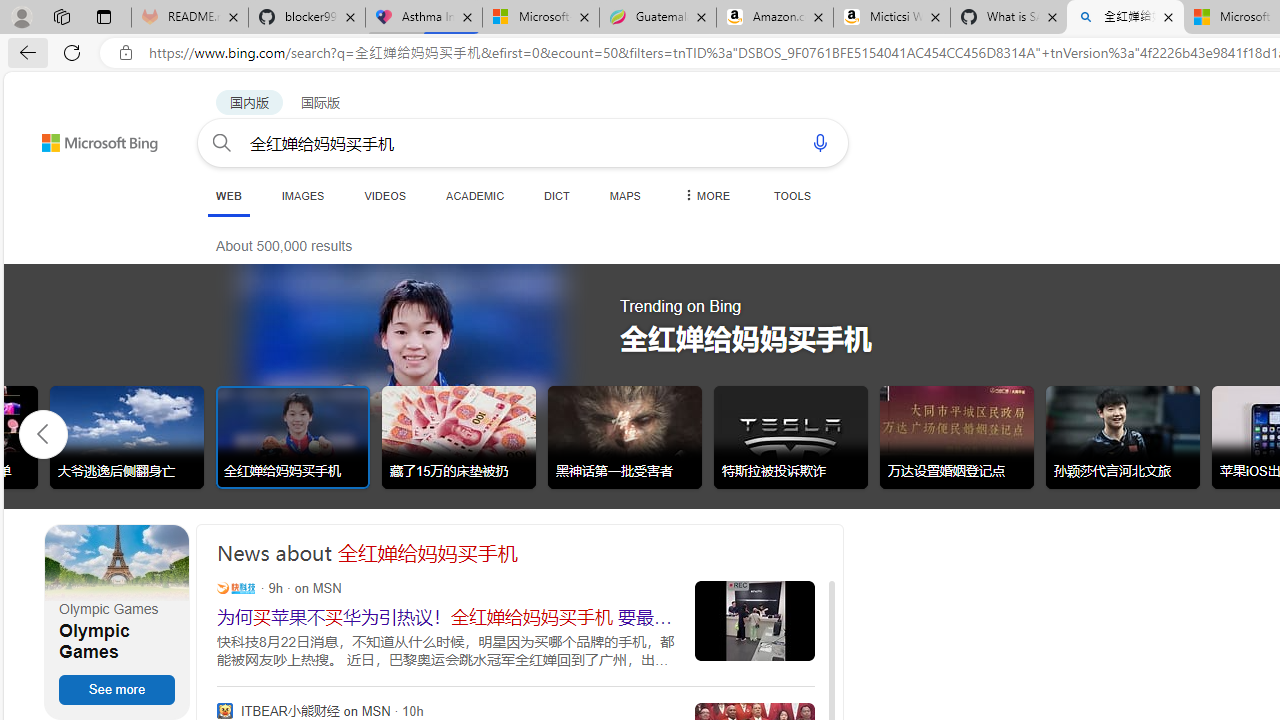 The width and height of the screenshot is (1280, 720). What do you see at coordinates (705, 195) in the screenshot?
I see `'Dropdown Menu'` at bounding box center [705, 195].